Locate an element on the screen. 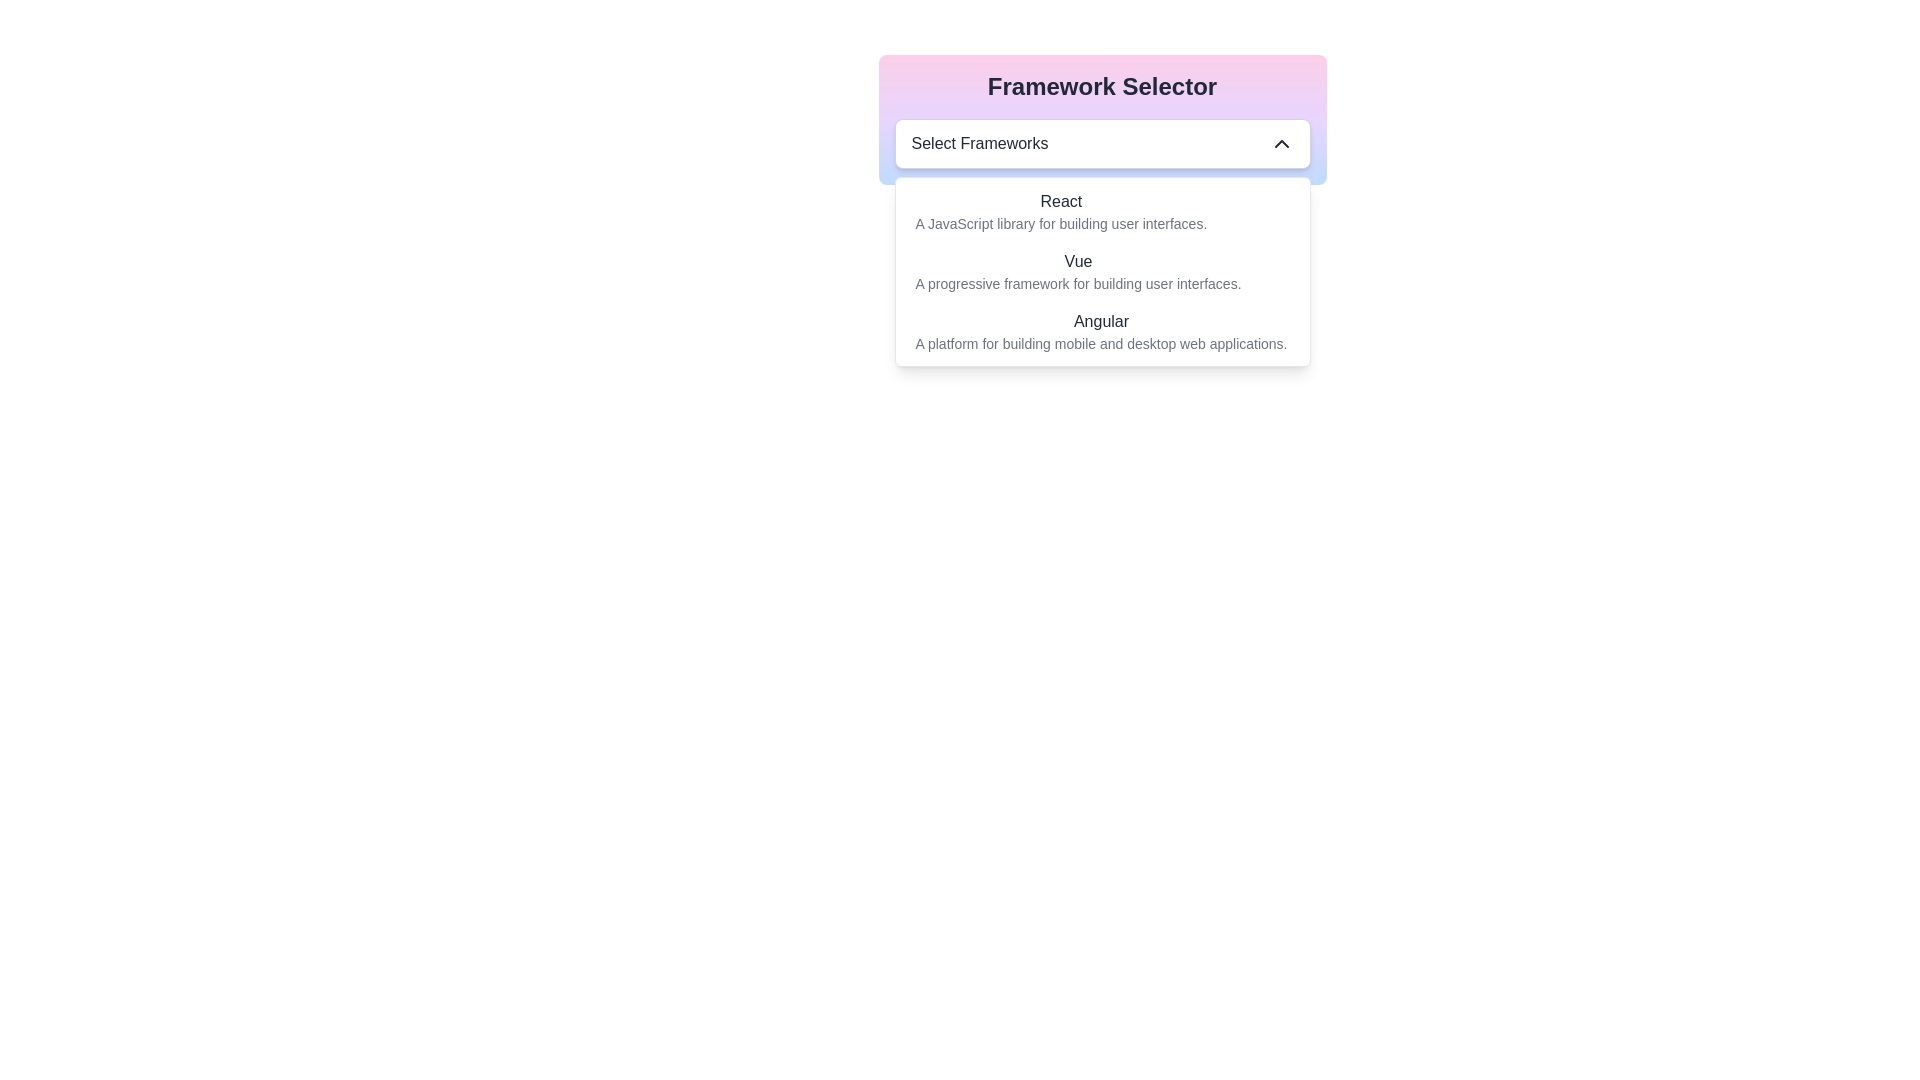 This screenshot has width=1920, height=1080. on the list item with the bold title 'Vue' and subtitle 'A progressive framework for building user interfaces' is located at coordinates (1101, 272).